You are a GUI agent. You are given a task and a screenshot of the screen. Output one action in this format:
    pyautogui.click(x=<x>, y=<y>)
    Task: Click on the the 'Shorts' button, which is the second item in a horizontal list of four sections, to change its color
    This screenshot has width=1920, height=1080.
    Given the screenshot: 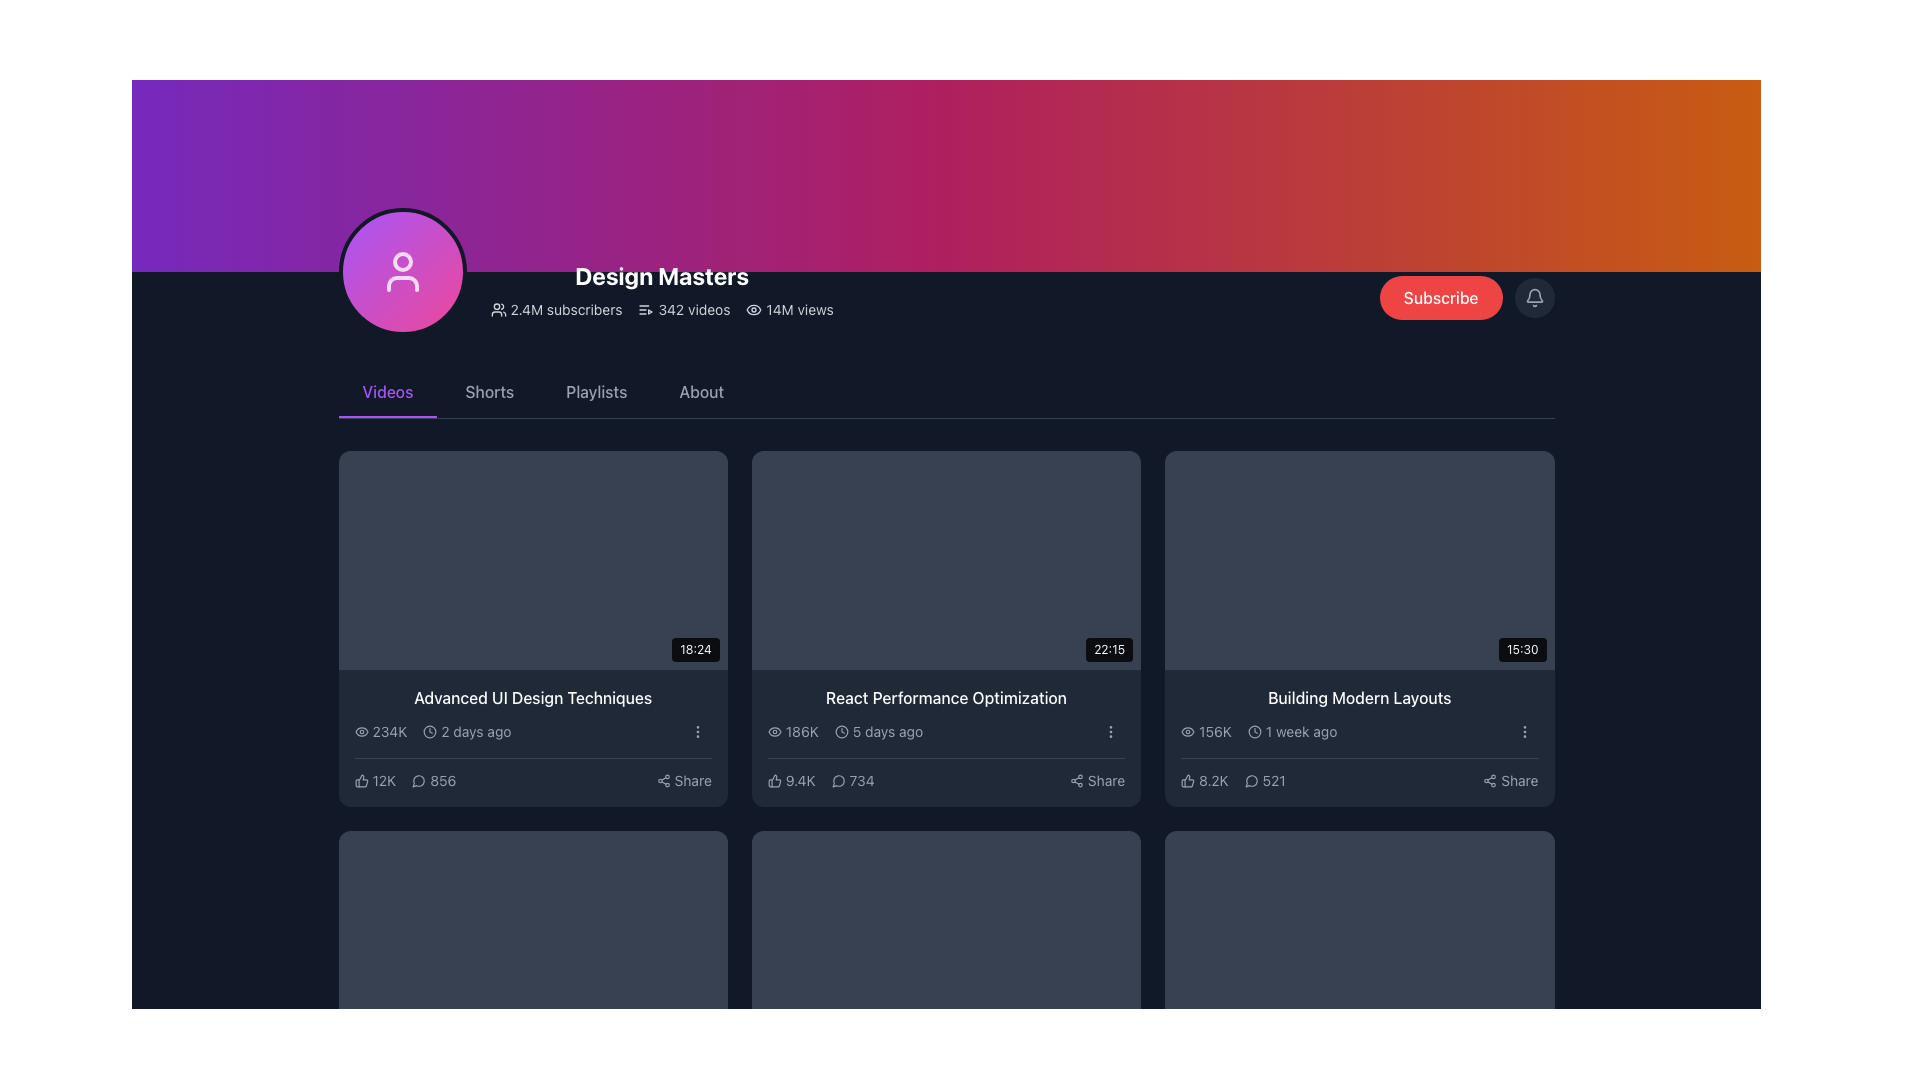 What is the action you would take?
    pyautogui.click(x=489, y=393)
    